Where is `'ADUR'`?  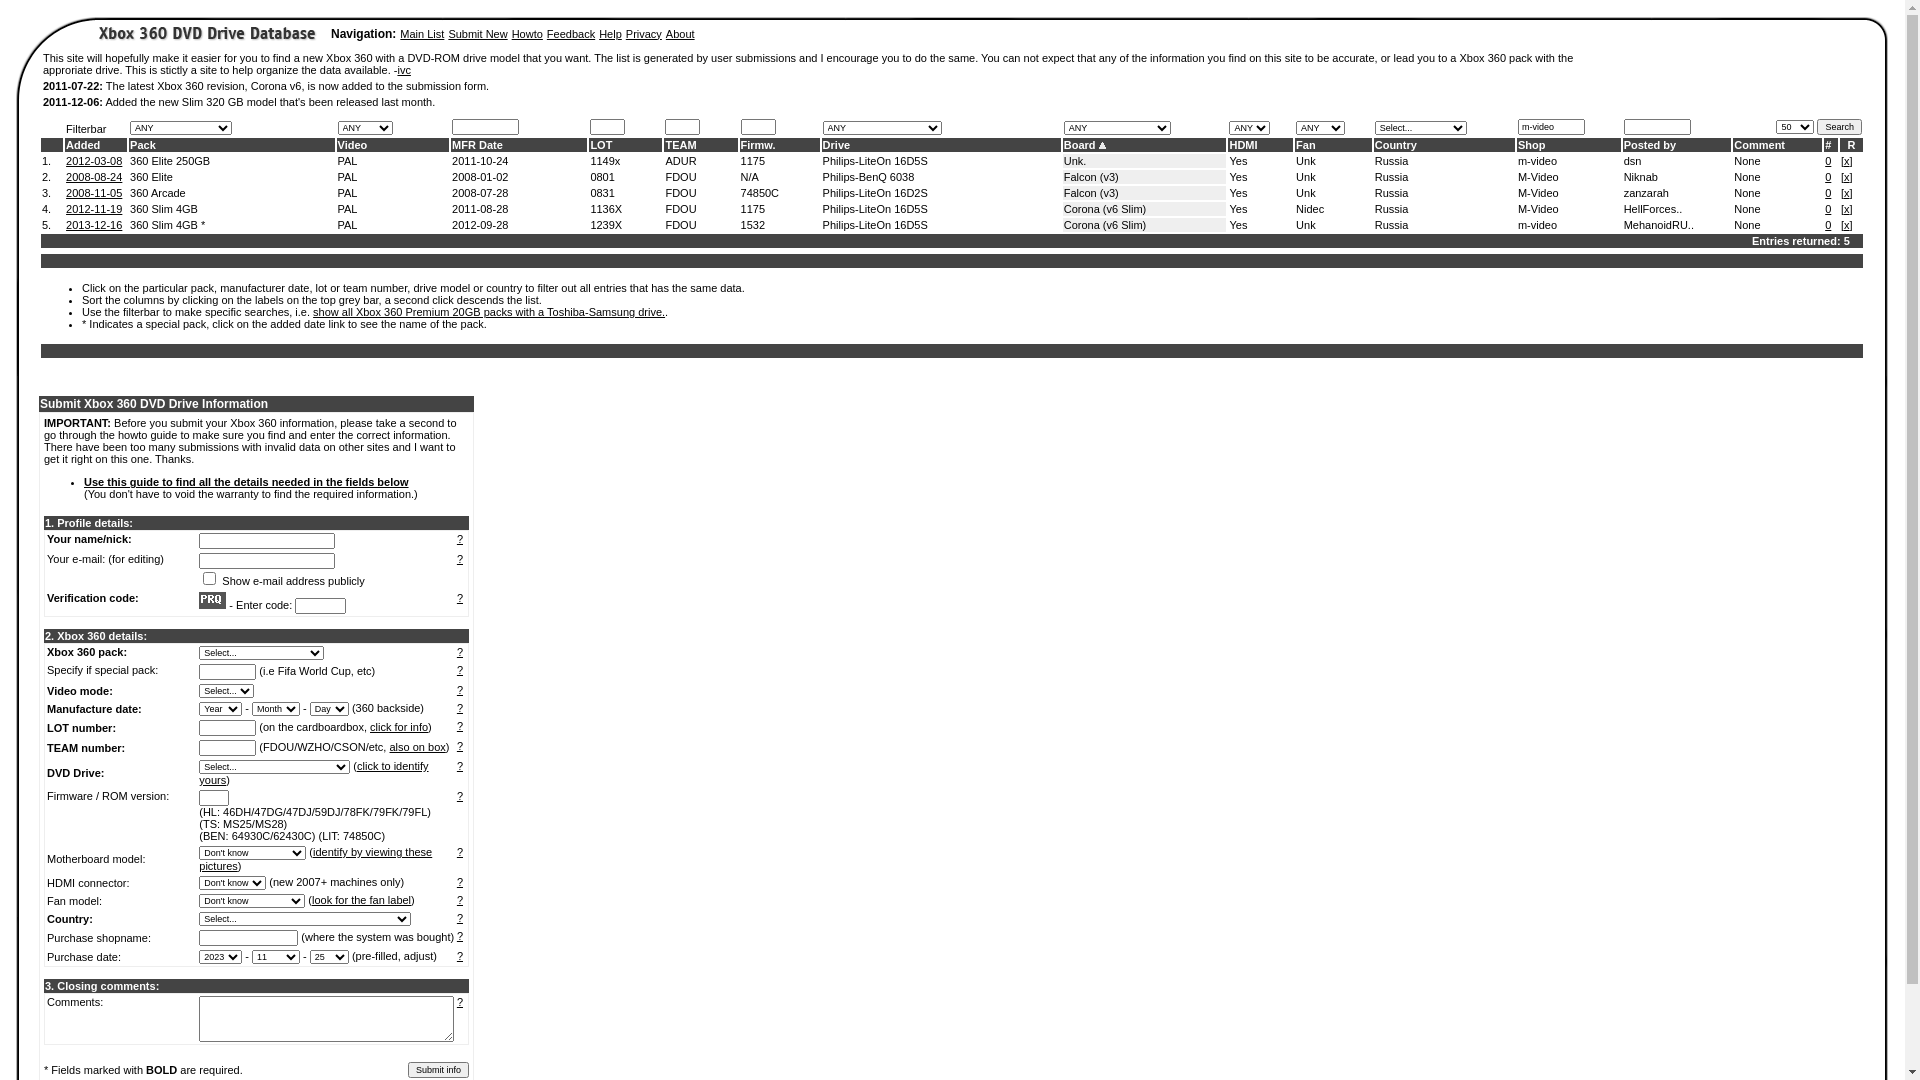 'ADUR' is located at coordinates (680, 160).